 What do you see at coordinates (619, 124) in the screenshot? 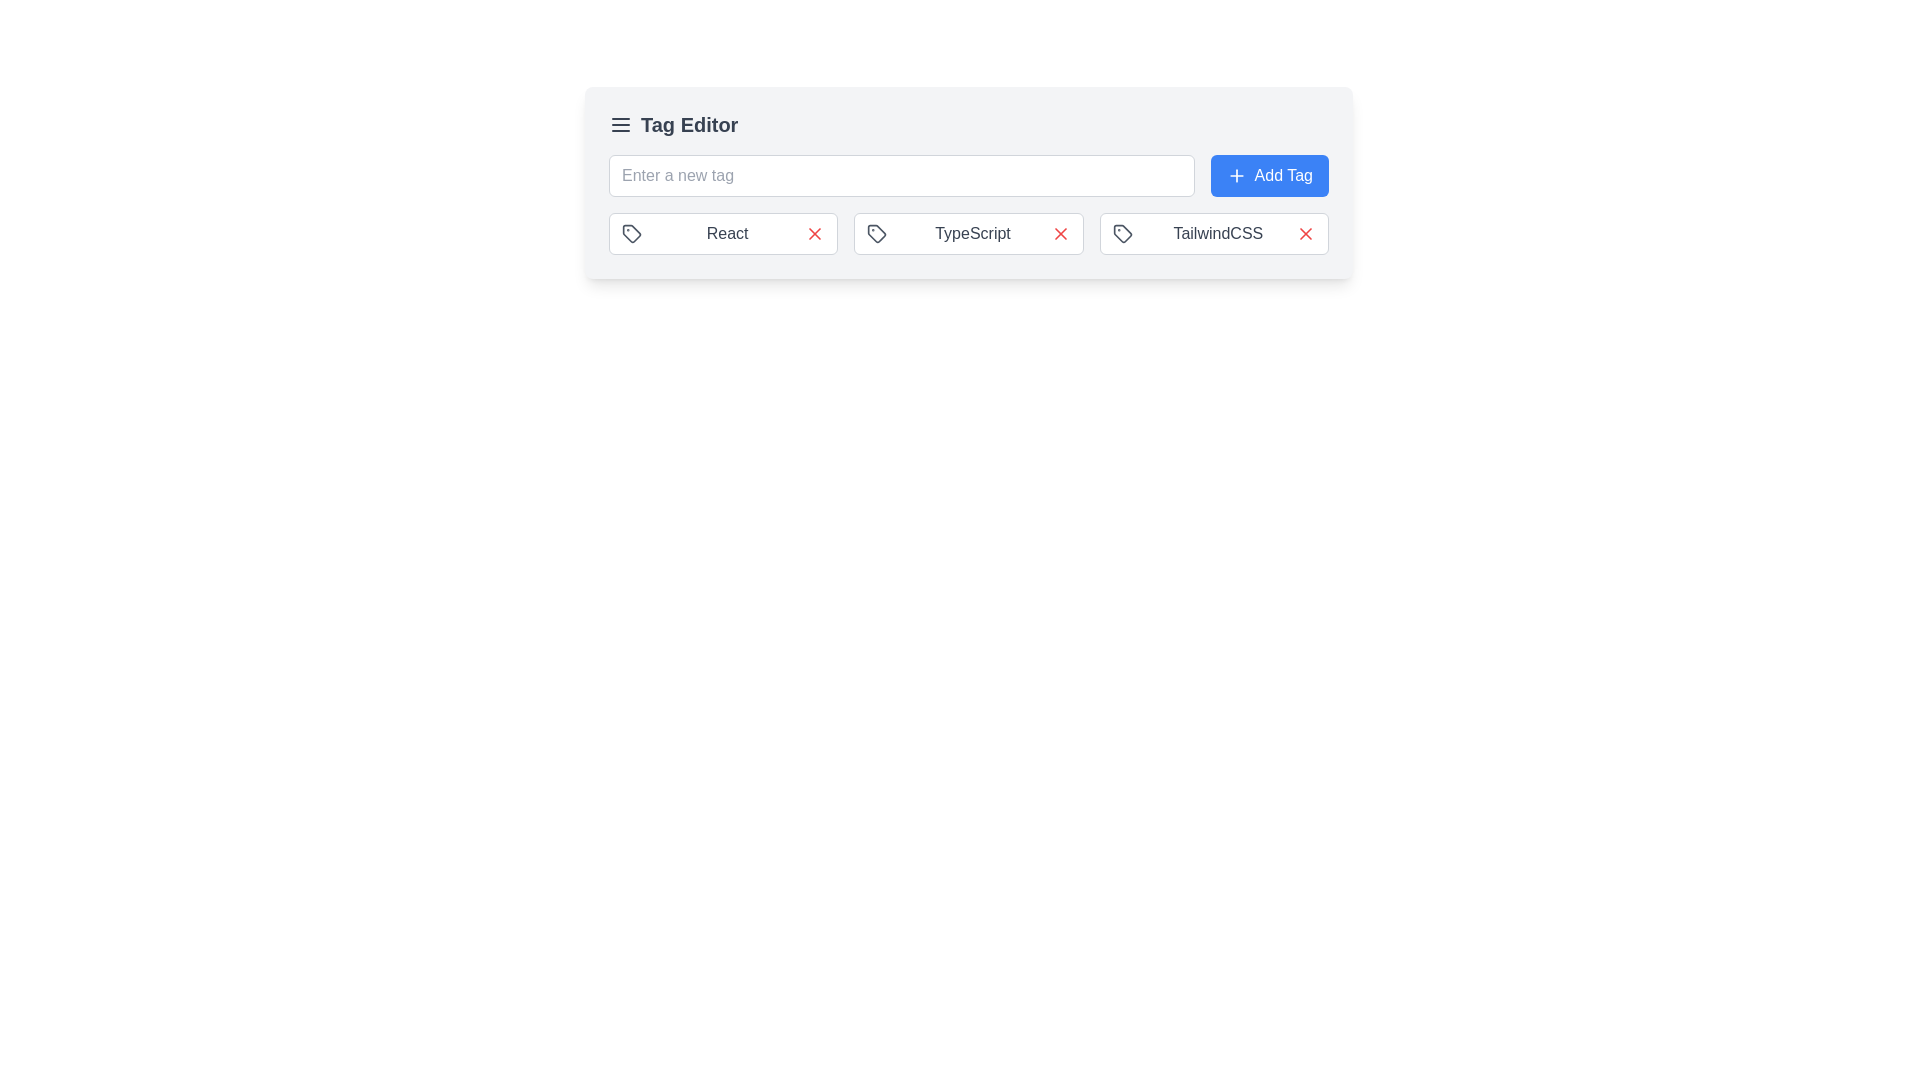
I see `the icon button located to the left of the 'Tag Editor' text in the header section` at bounding box center [619, 124].